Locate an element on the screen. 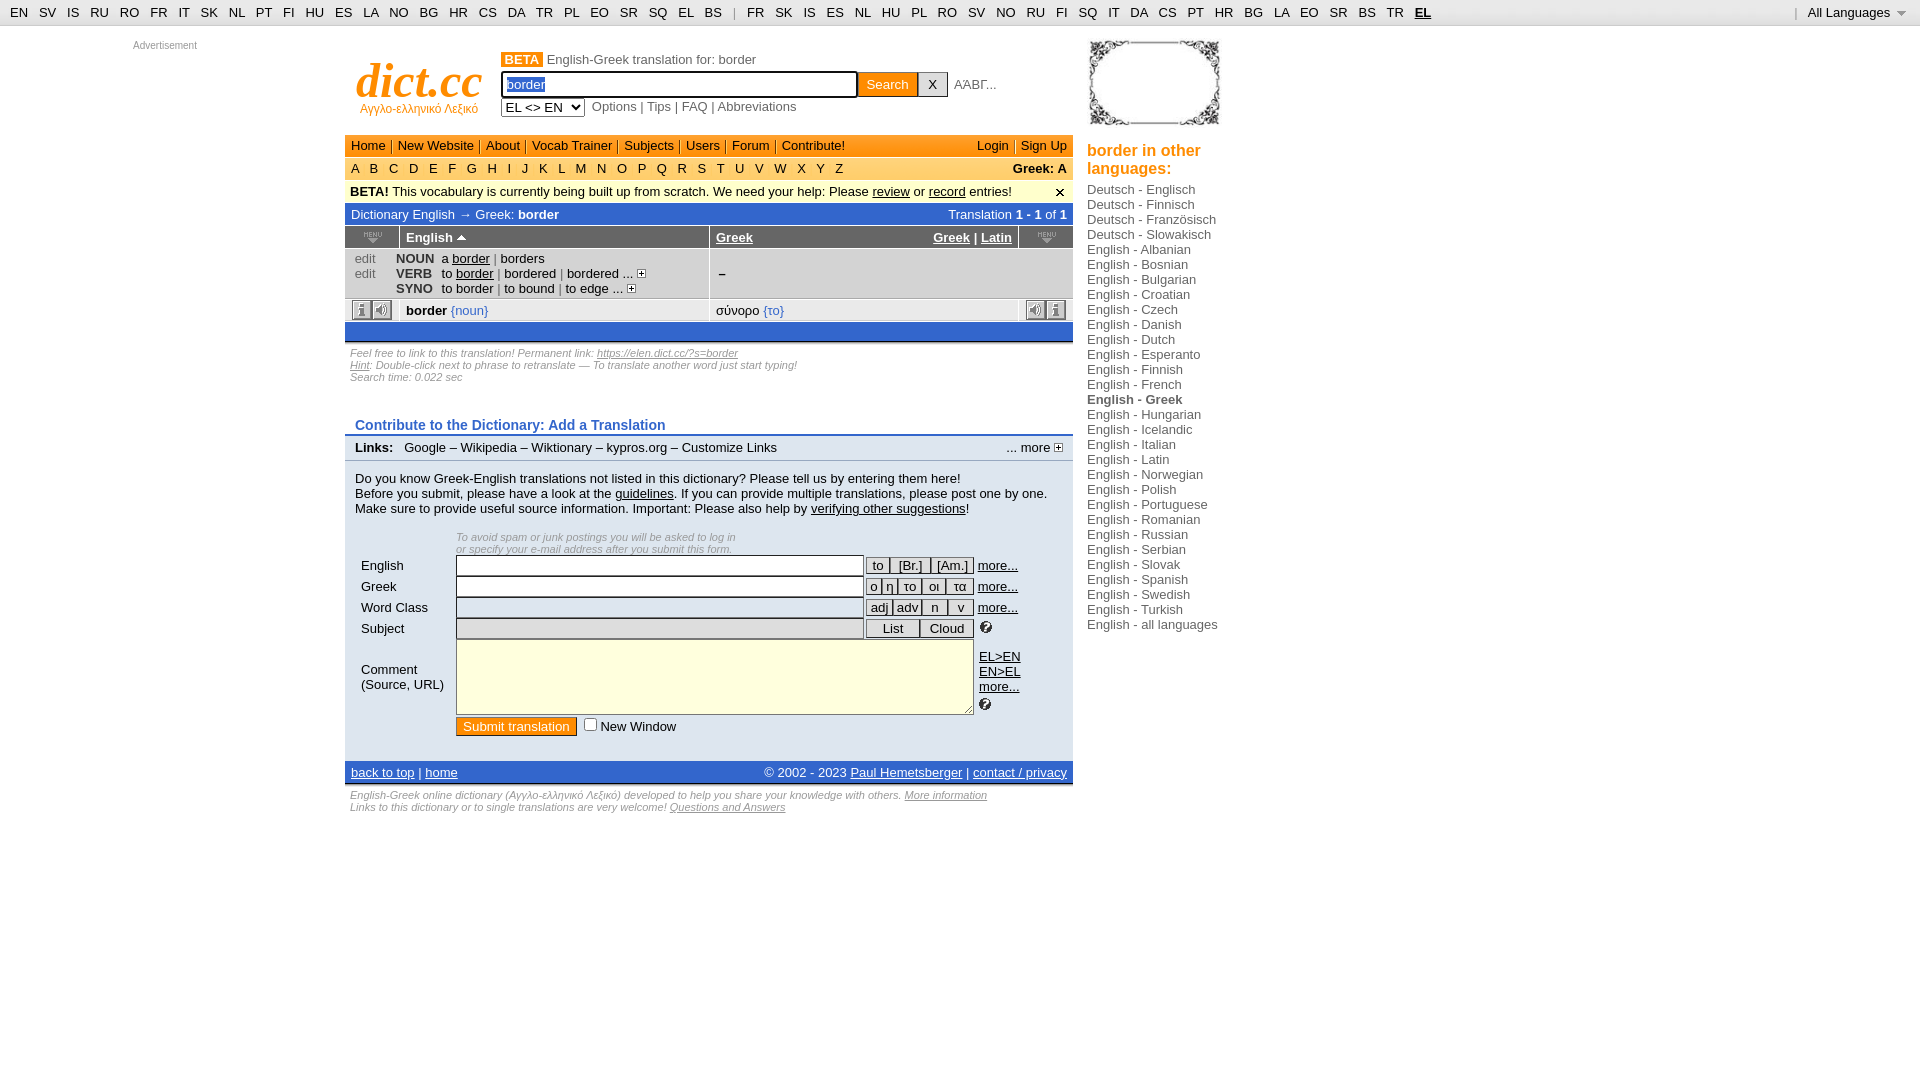  'Abbreviations' is located at coordinates (756, 106).